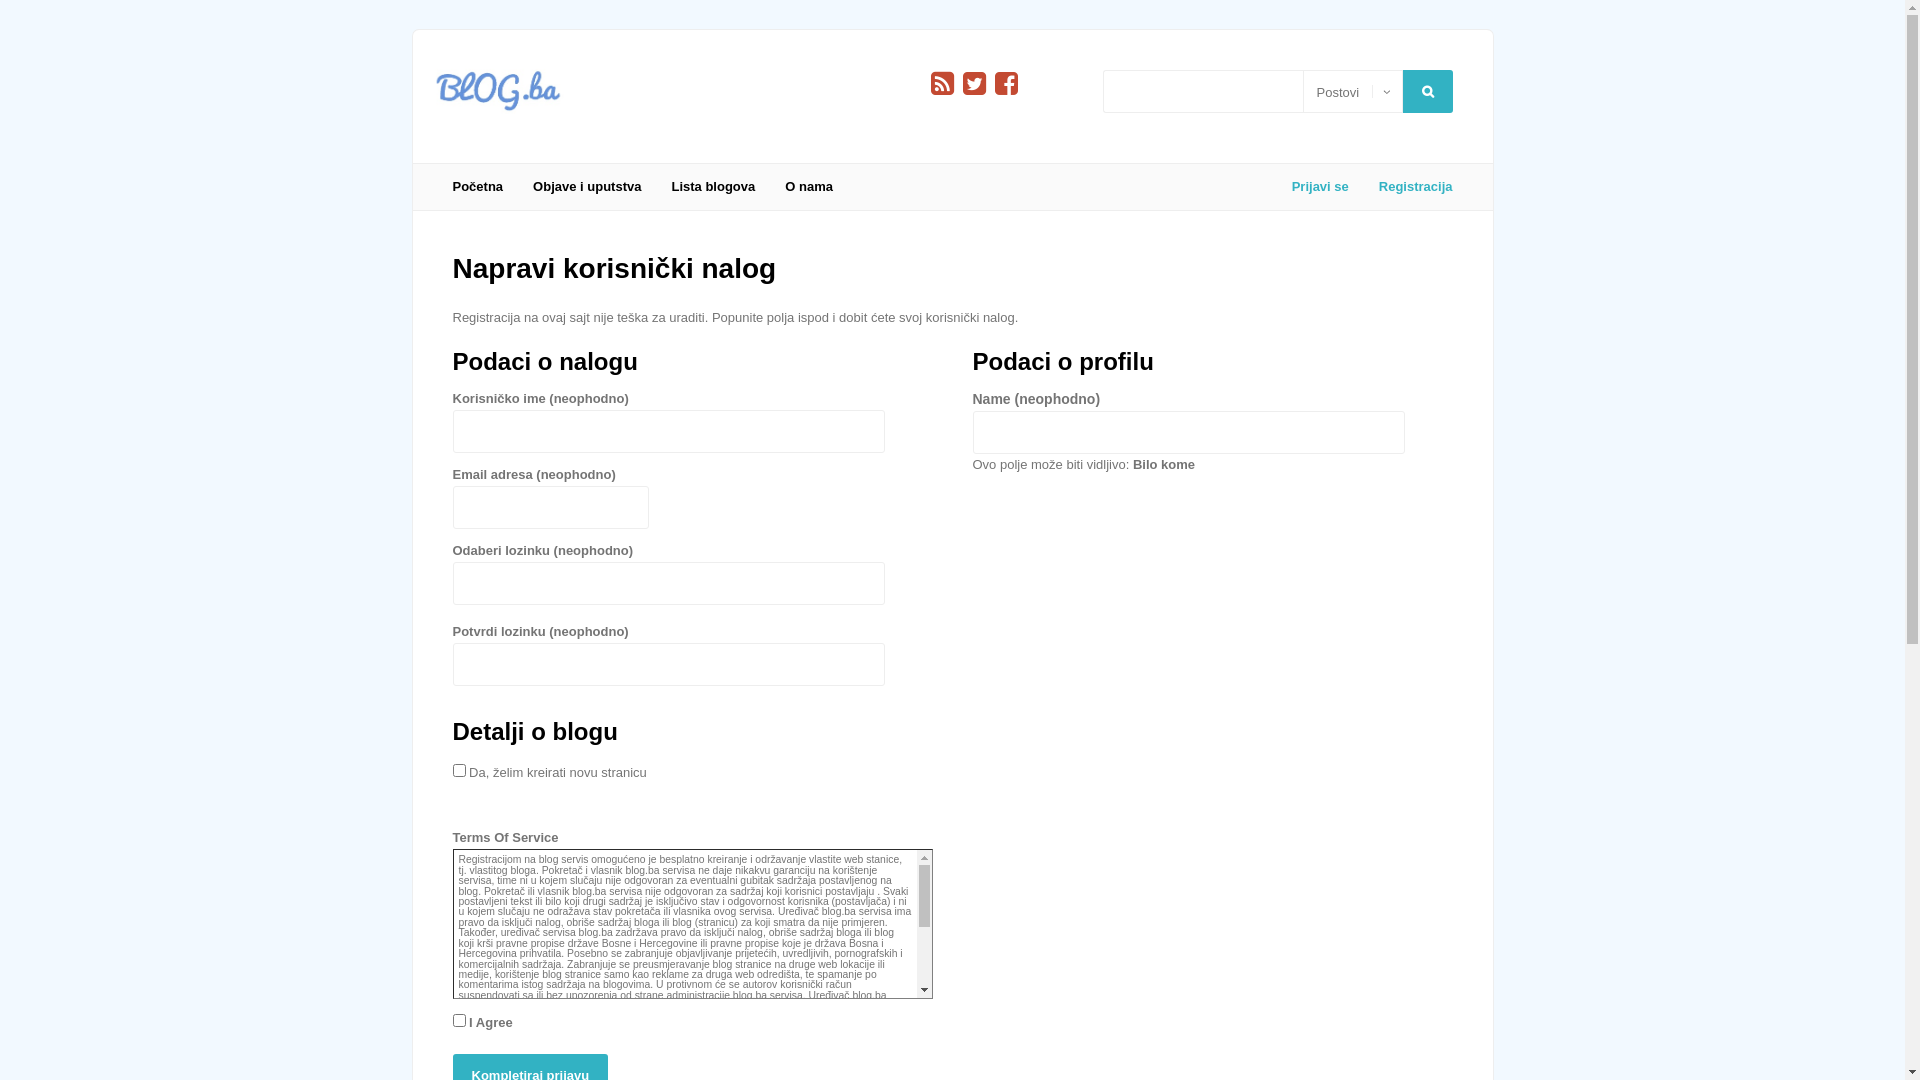 The width and height of the screenshot is (1920, 1080). I want to click on 'Registracija', so click(1362, 186).